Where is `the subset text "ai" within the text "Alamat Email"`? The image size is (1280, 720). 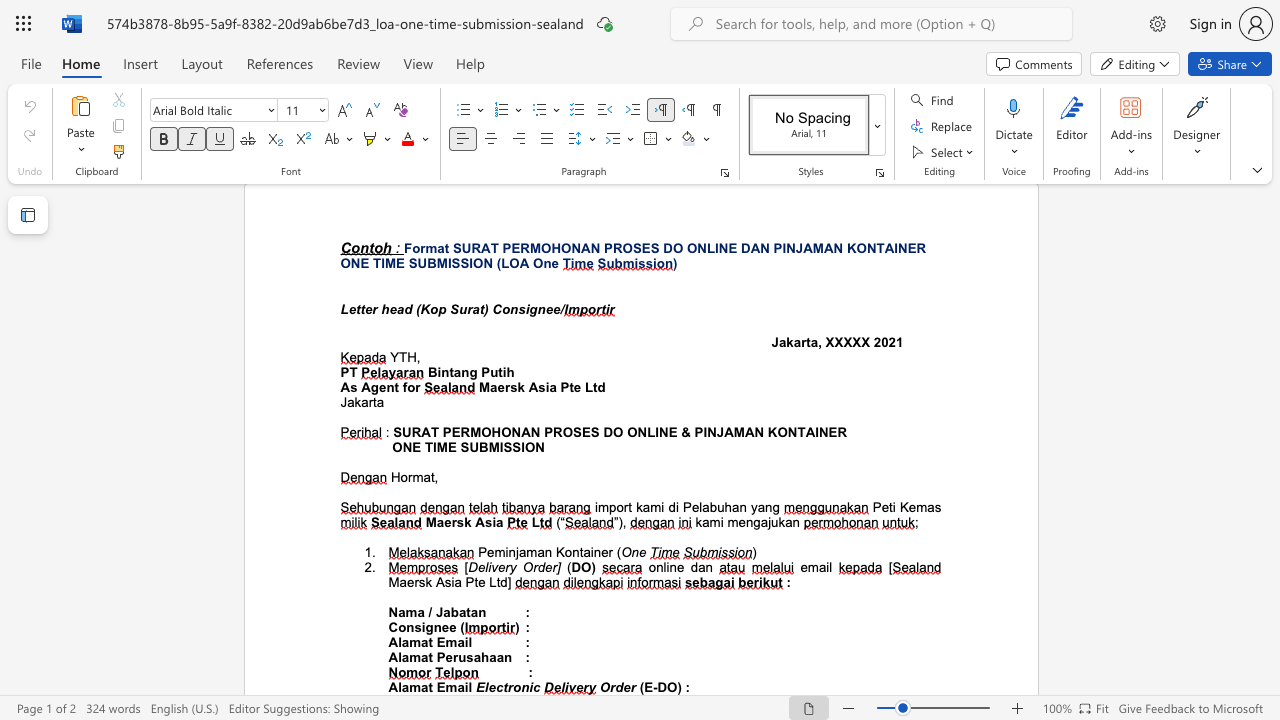 the subset text "ai" within the text "Alamat Email" is located at coordinates (456, 686).